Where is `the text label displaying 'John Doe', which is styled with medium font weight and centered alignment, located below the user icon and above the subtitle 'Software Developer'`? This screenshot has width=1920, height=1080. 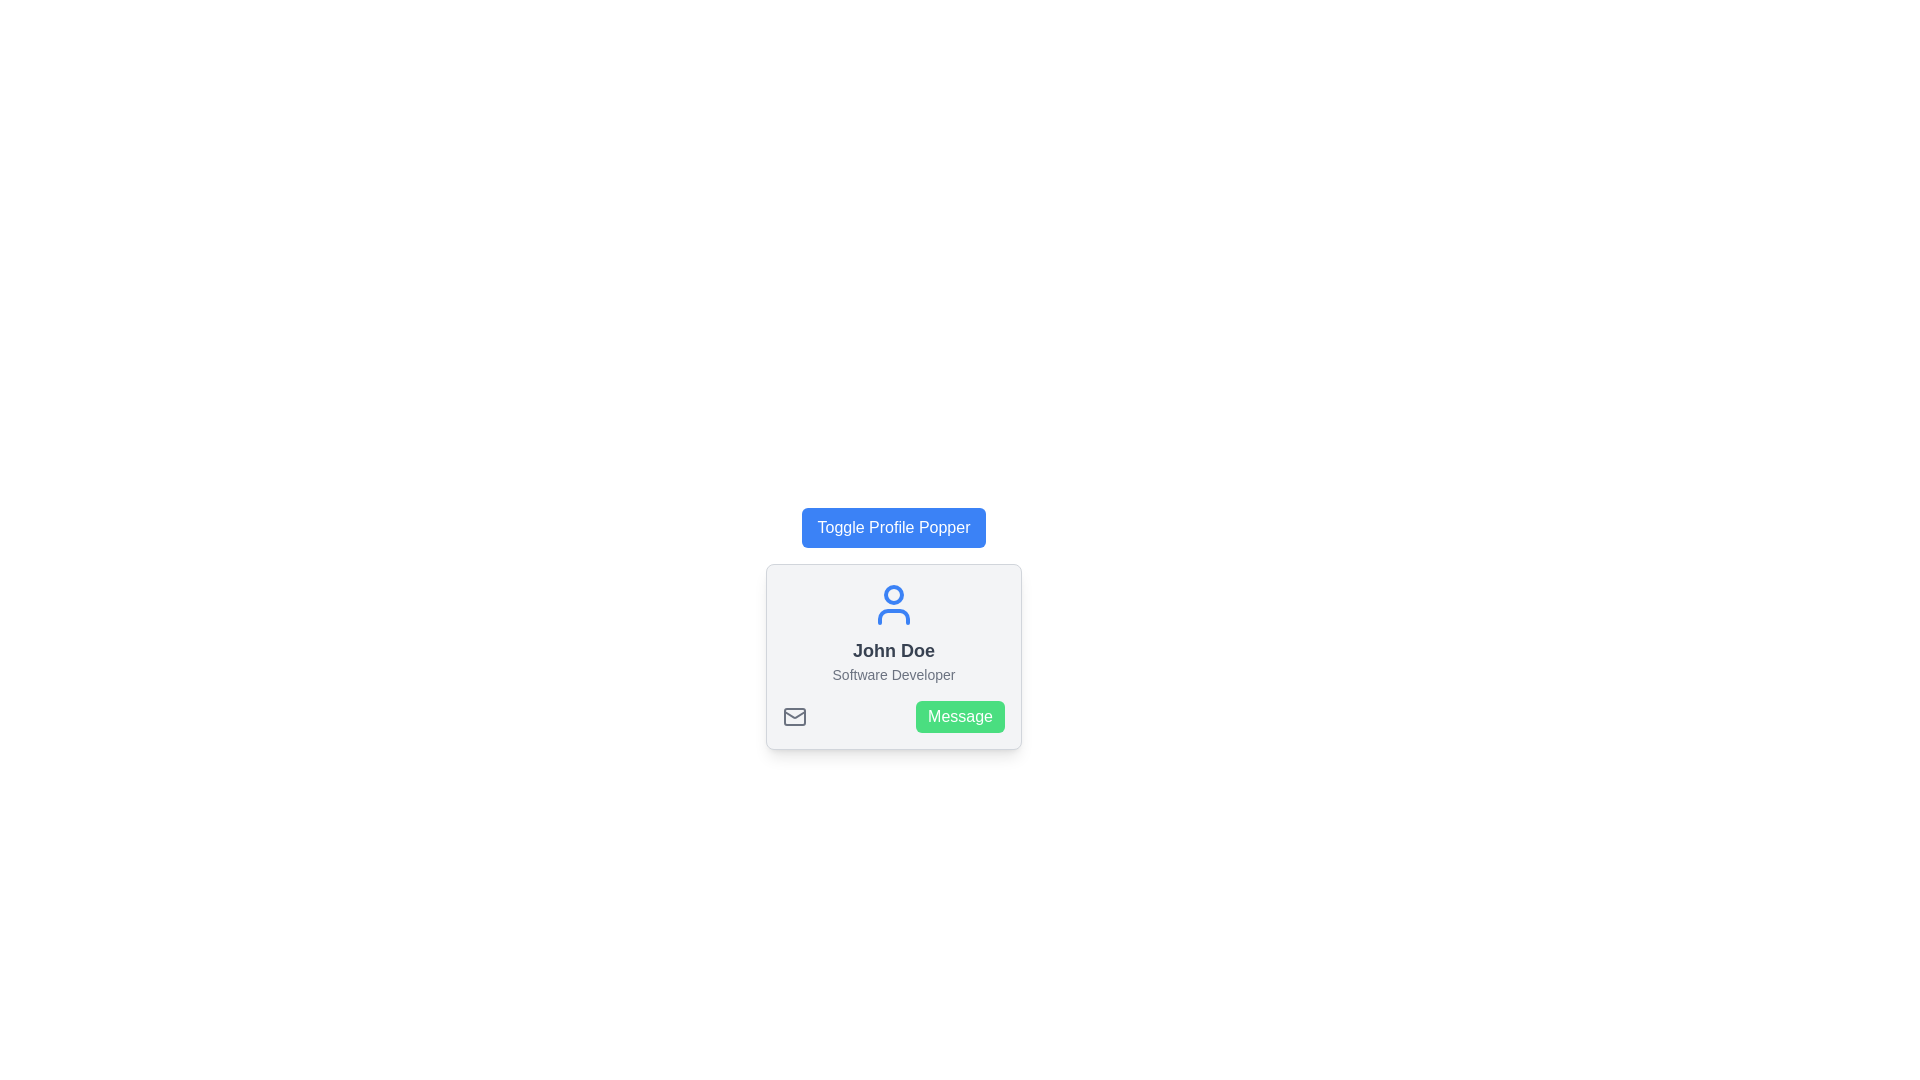
the text label displaying 'John Doe', which is styled with medium font weight and centered alignment, located below the user icon and above the subtitle 'Software Developer' is located at coordinates (892, 651).